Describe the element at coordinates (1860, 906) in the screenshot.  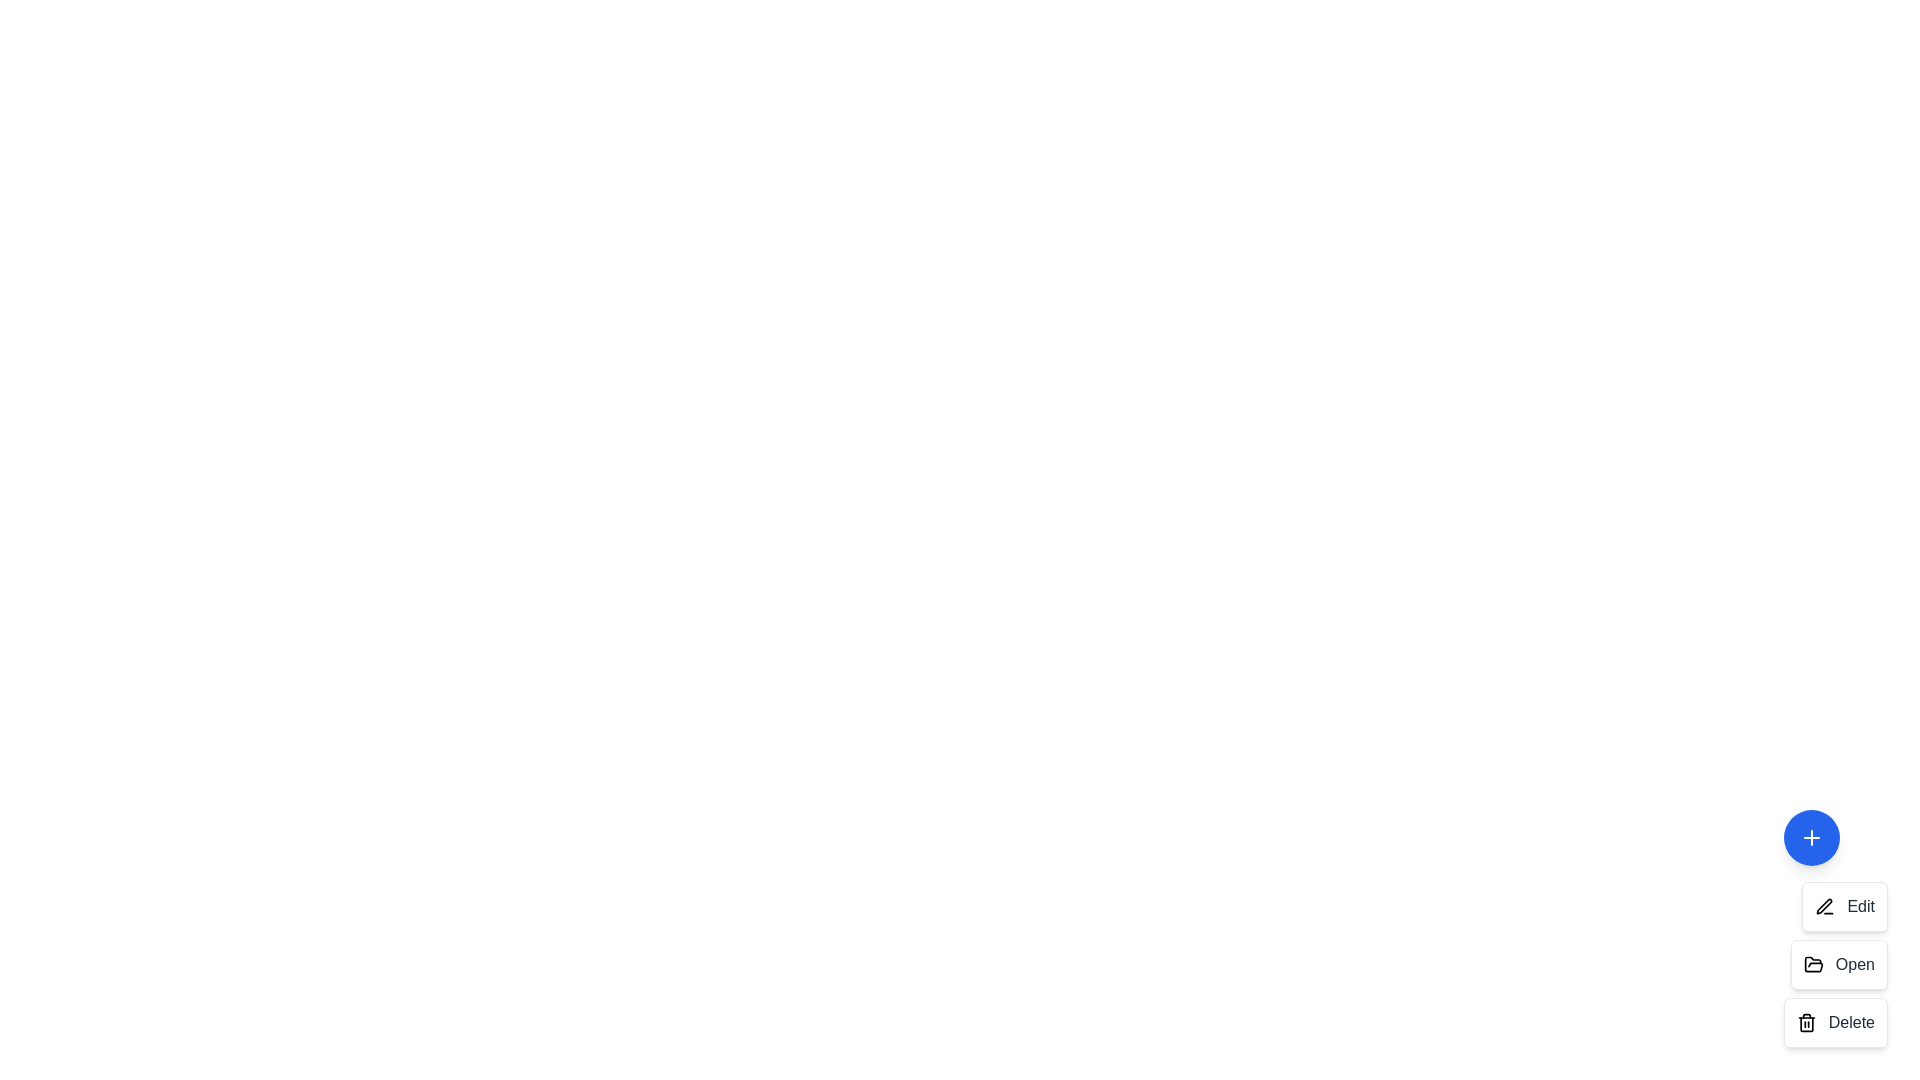
I see `the text label of the action item corresponding to Edit` at that location.